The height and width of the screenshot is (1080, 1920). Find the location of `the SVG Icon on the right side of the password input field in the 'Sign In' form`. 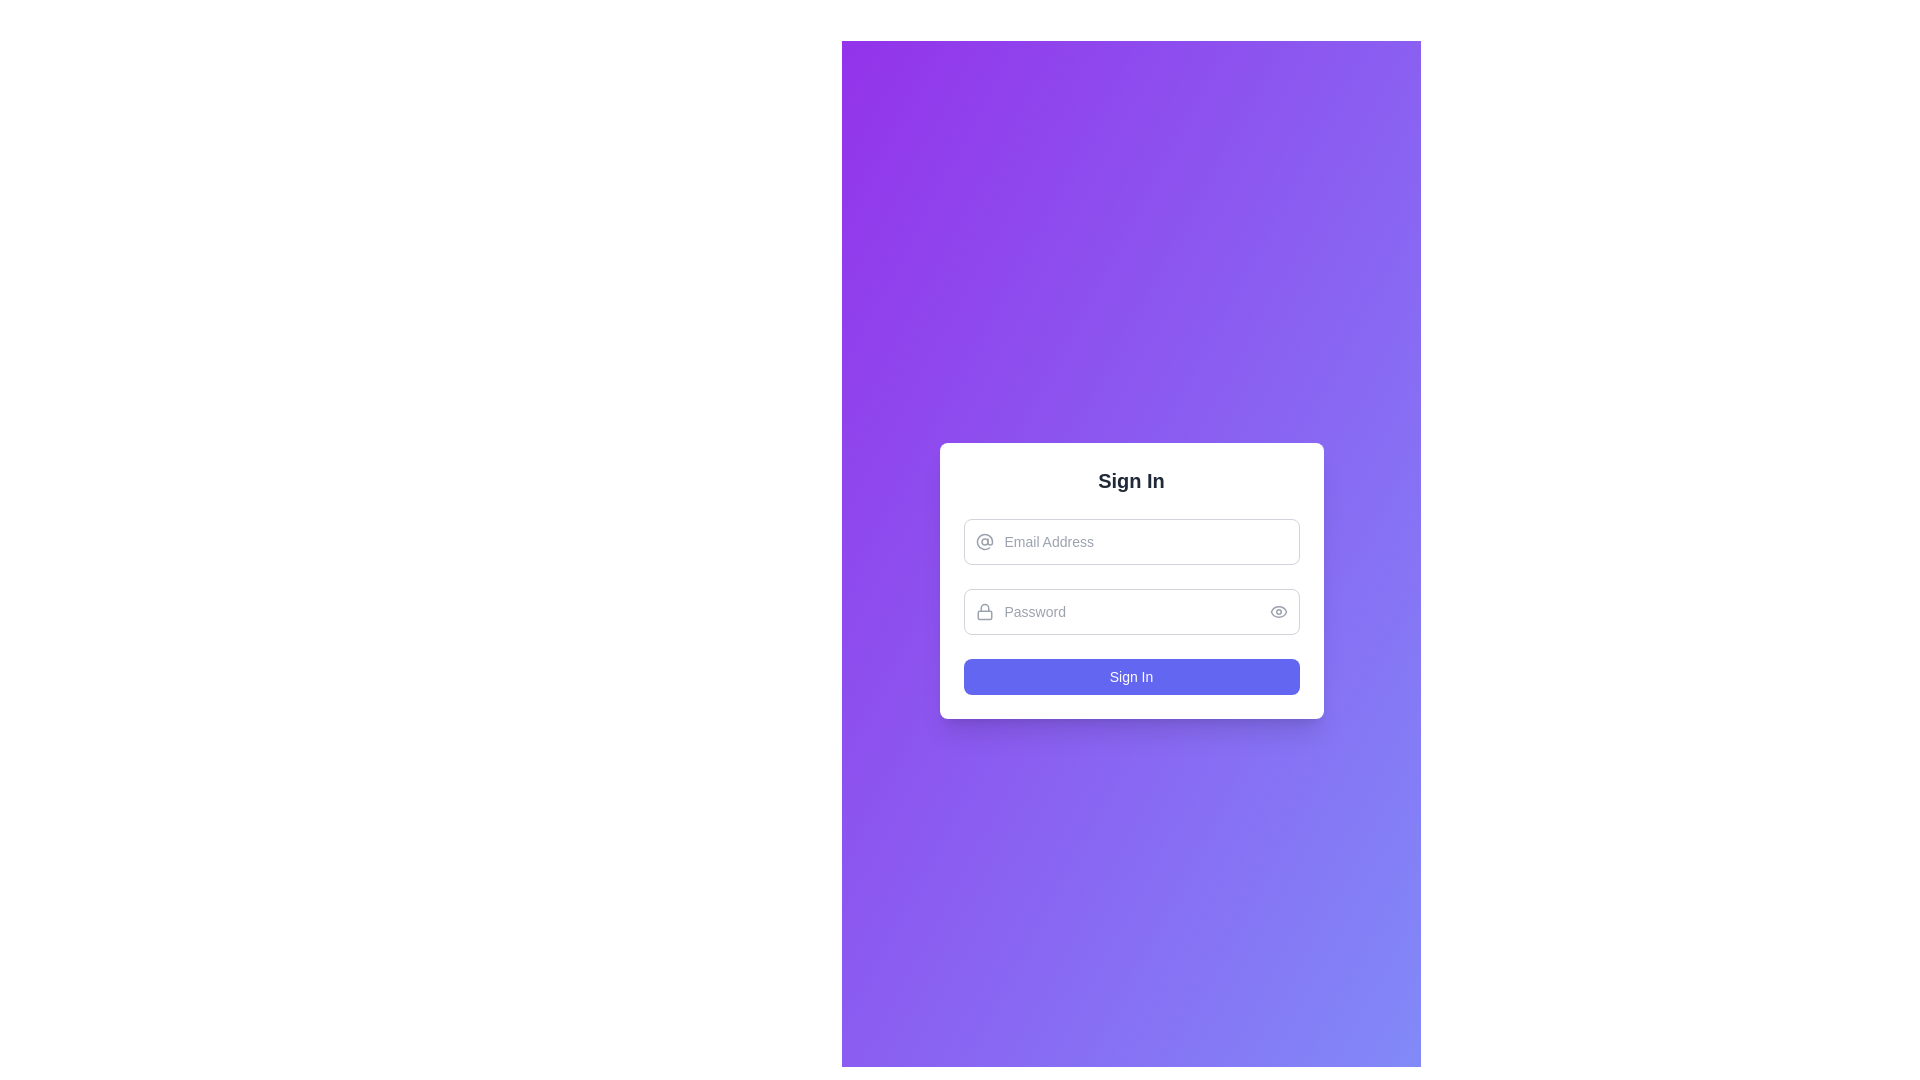

the SVG Icon on the right side of the password input field in the 'Sign In' form is located at coordinates (1277, 611).